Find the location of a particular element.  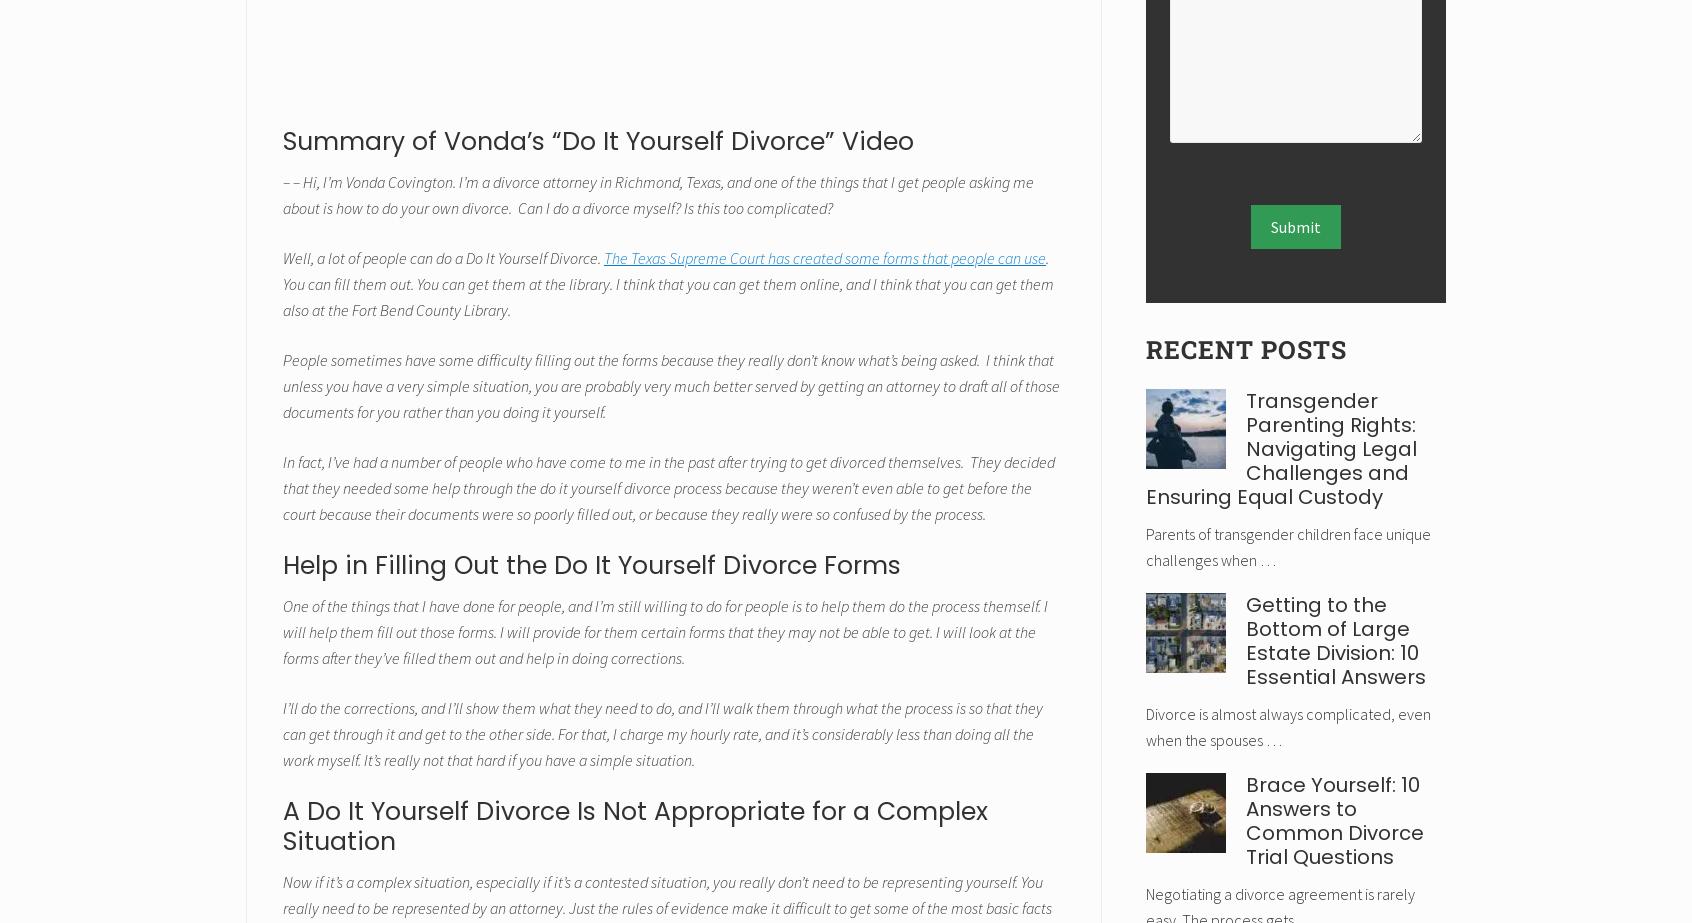

'Divorce is almost always complicated, even when the spouses  …' is located at coordinates (1144, 725).